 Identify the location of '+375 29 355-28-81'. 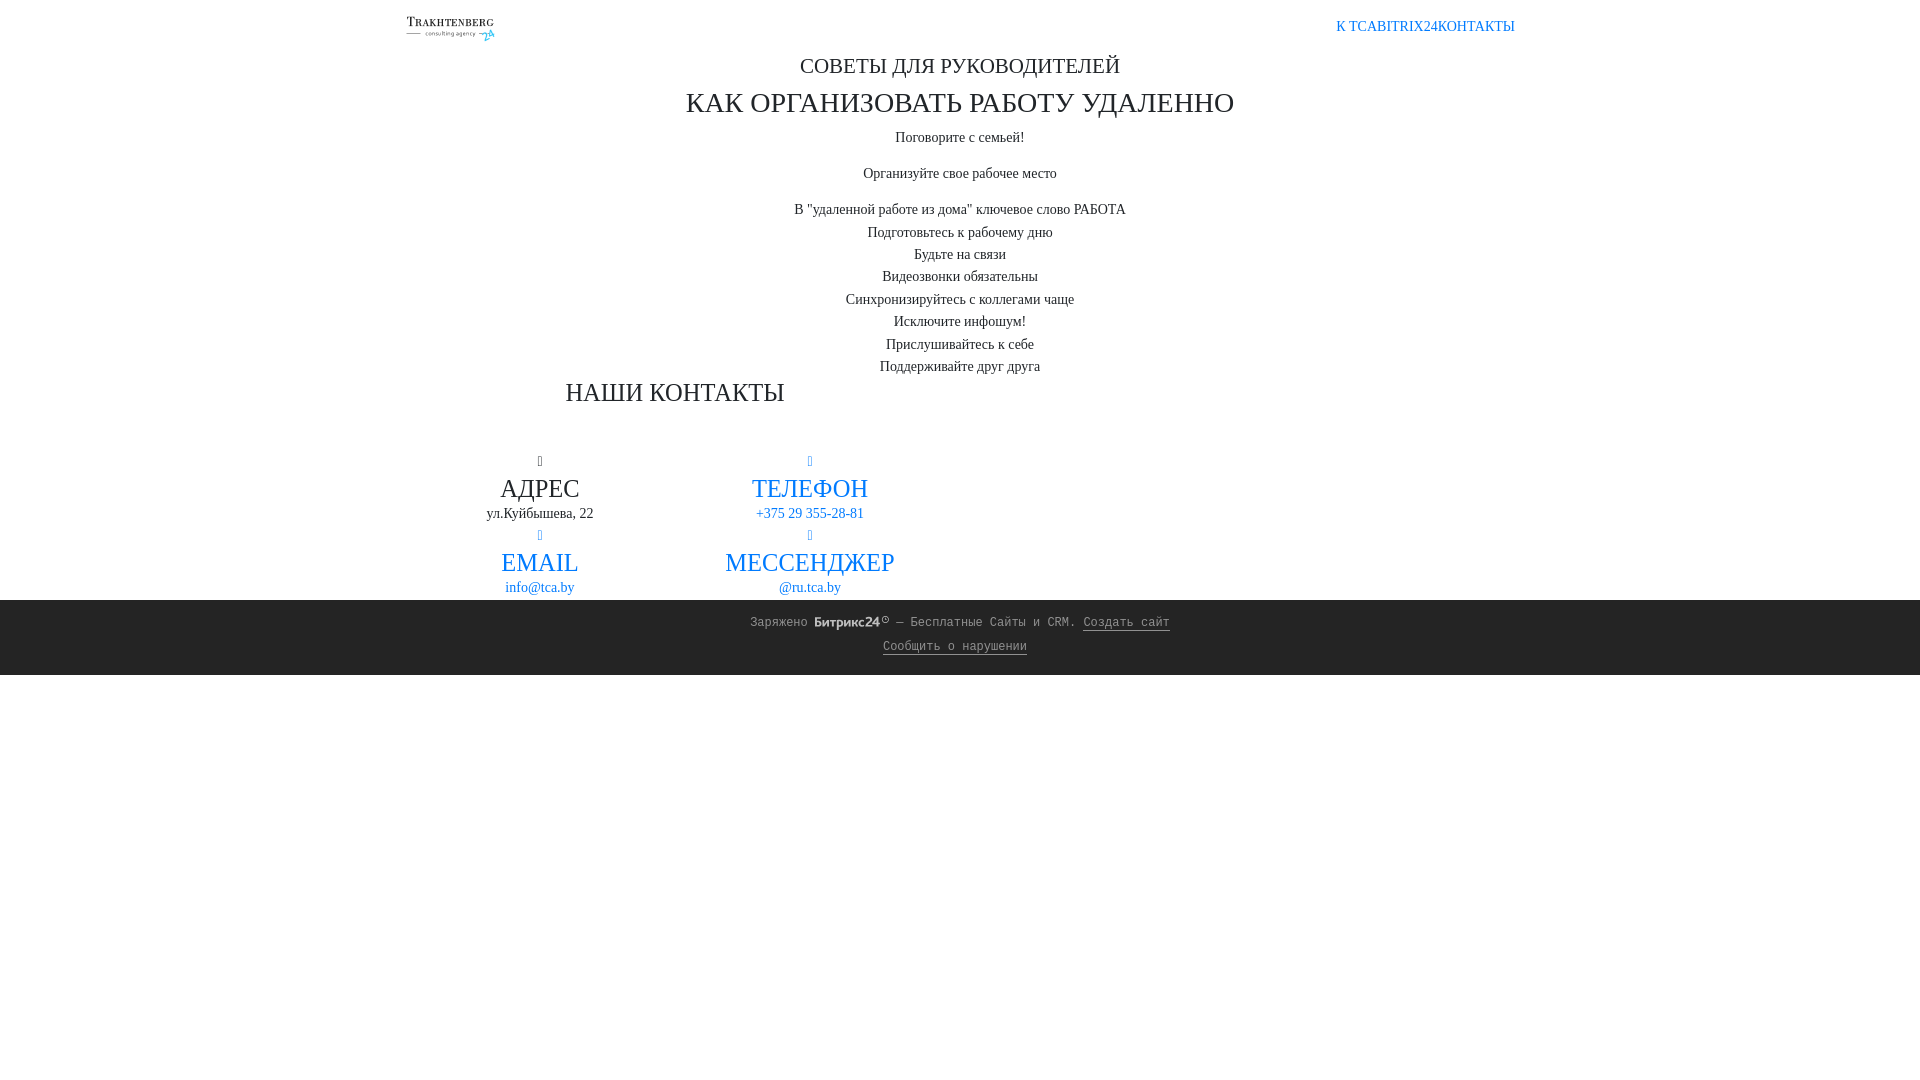
(810, 512).